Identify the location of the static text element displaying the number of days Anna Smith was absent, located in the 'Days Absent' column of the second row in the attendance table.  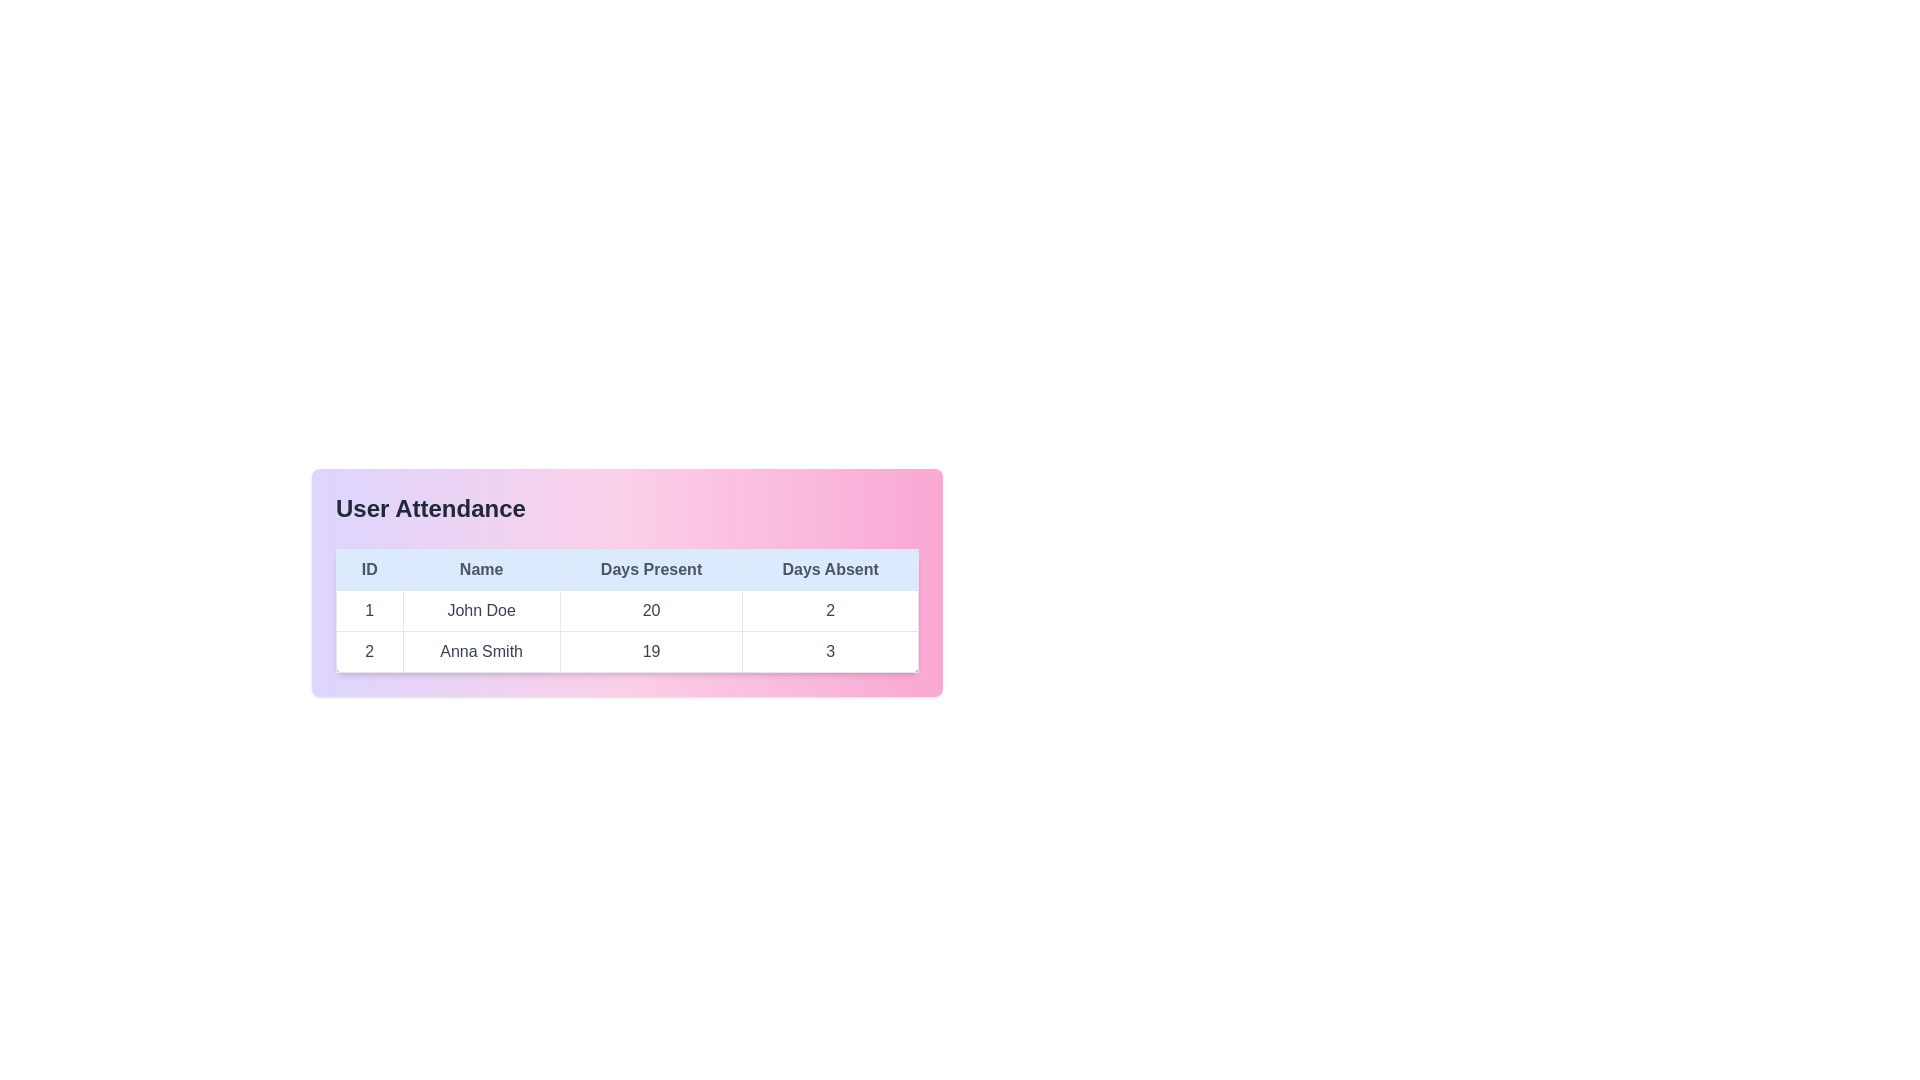
(830, 651).